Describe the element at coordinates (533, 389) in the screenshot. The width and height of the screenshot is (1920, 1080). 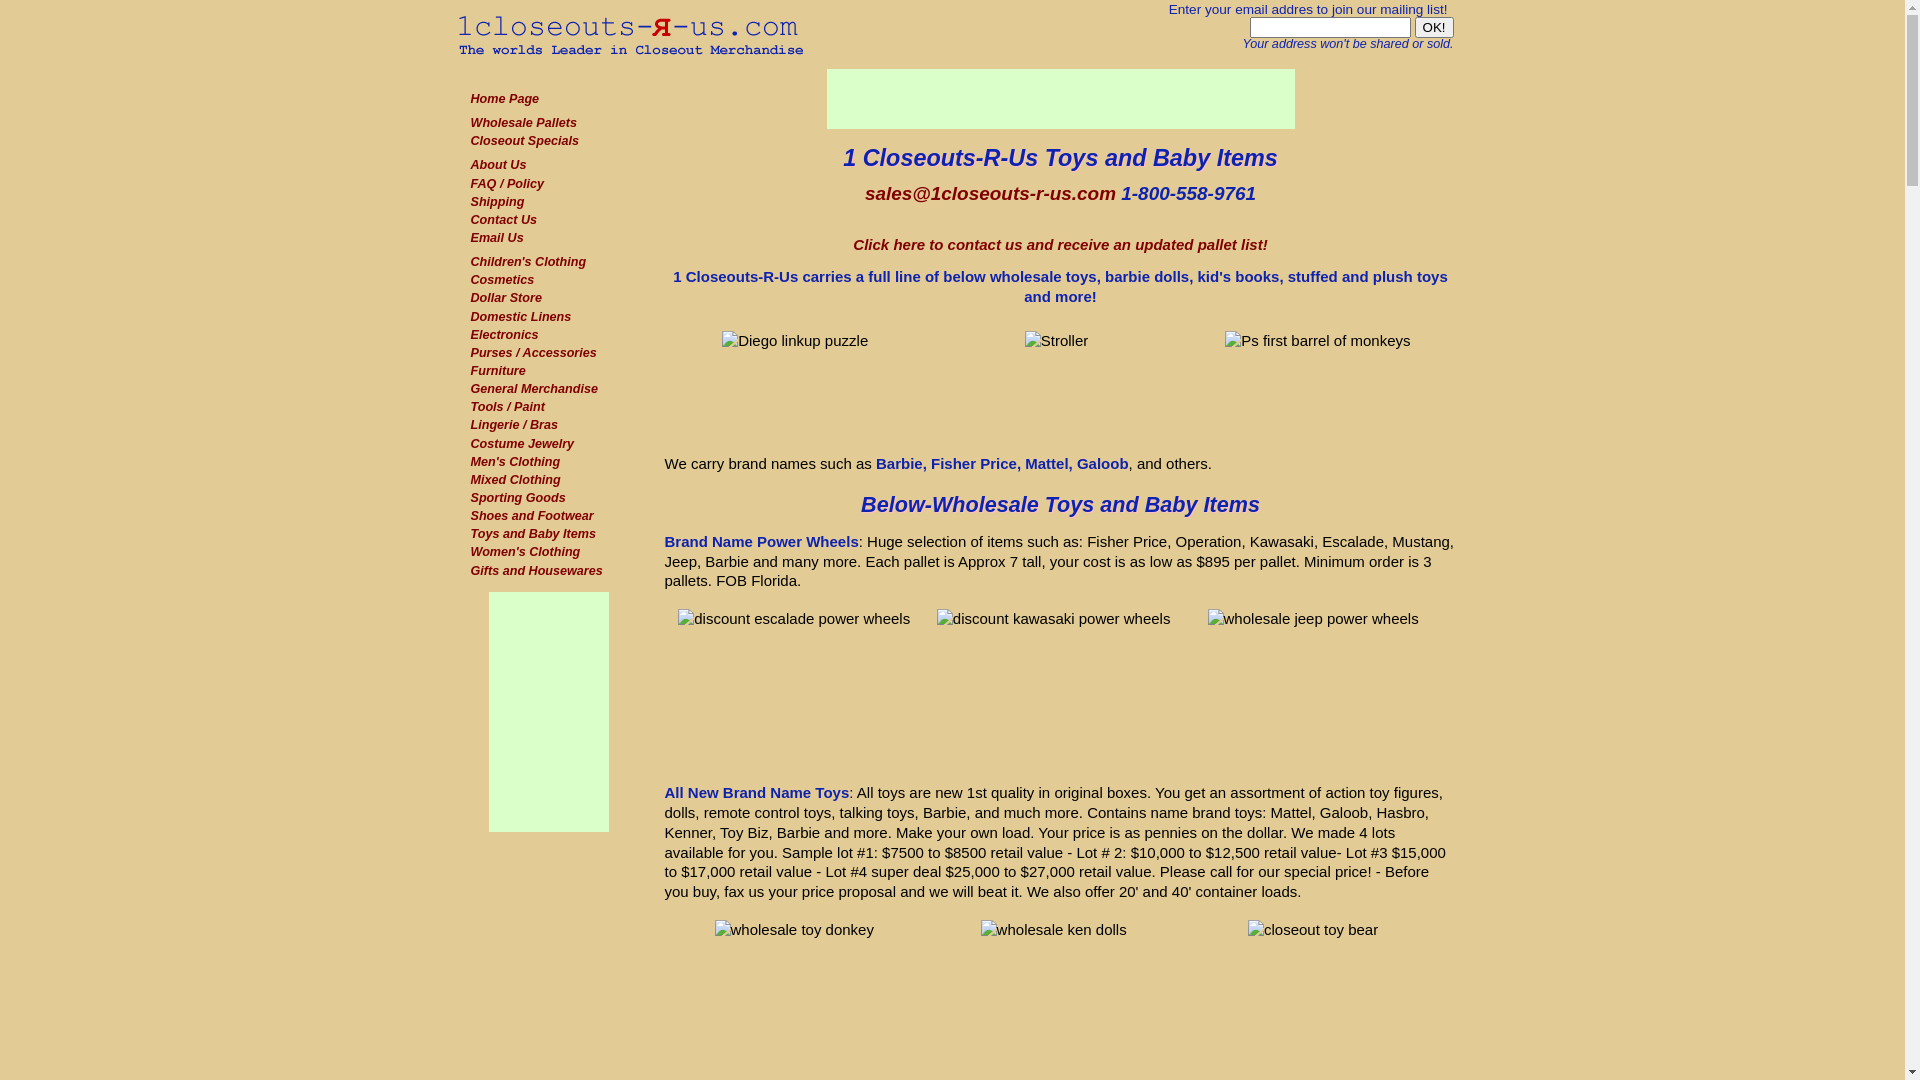
I see `'General Merchandise'` at that location.